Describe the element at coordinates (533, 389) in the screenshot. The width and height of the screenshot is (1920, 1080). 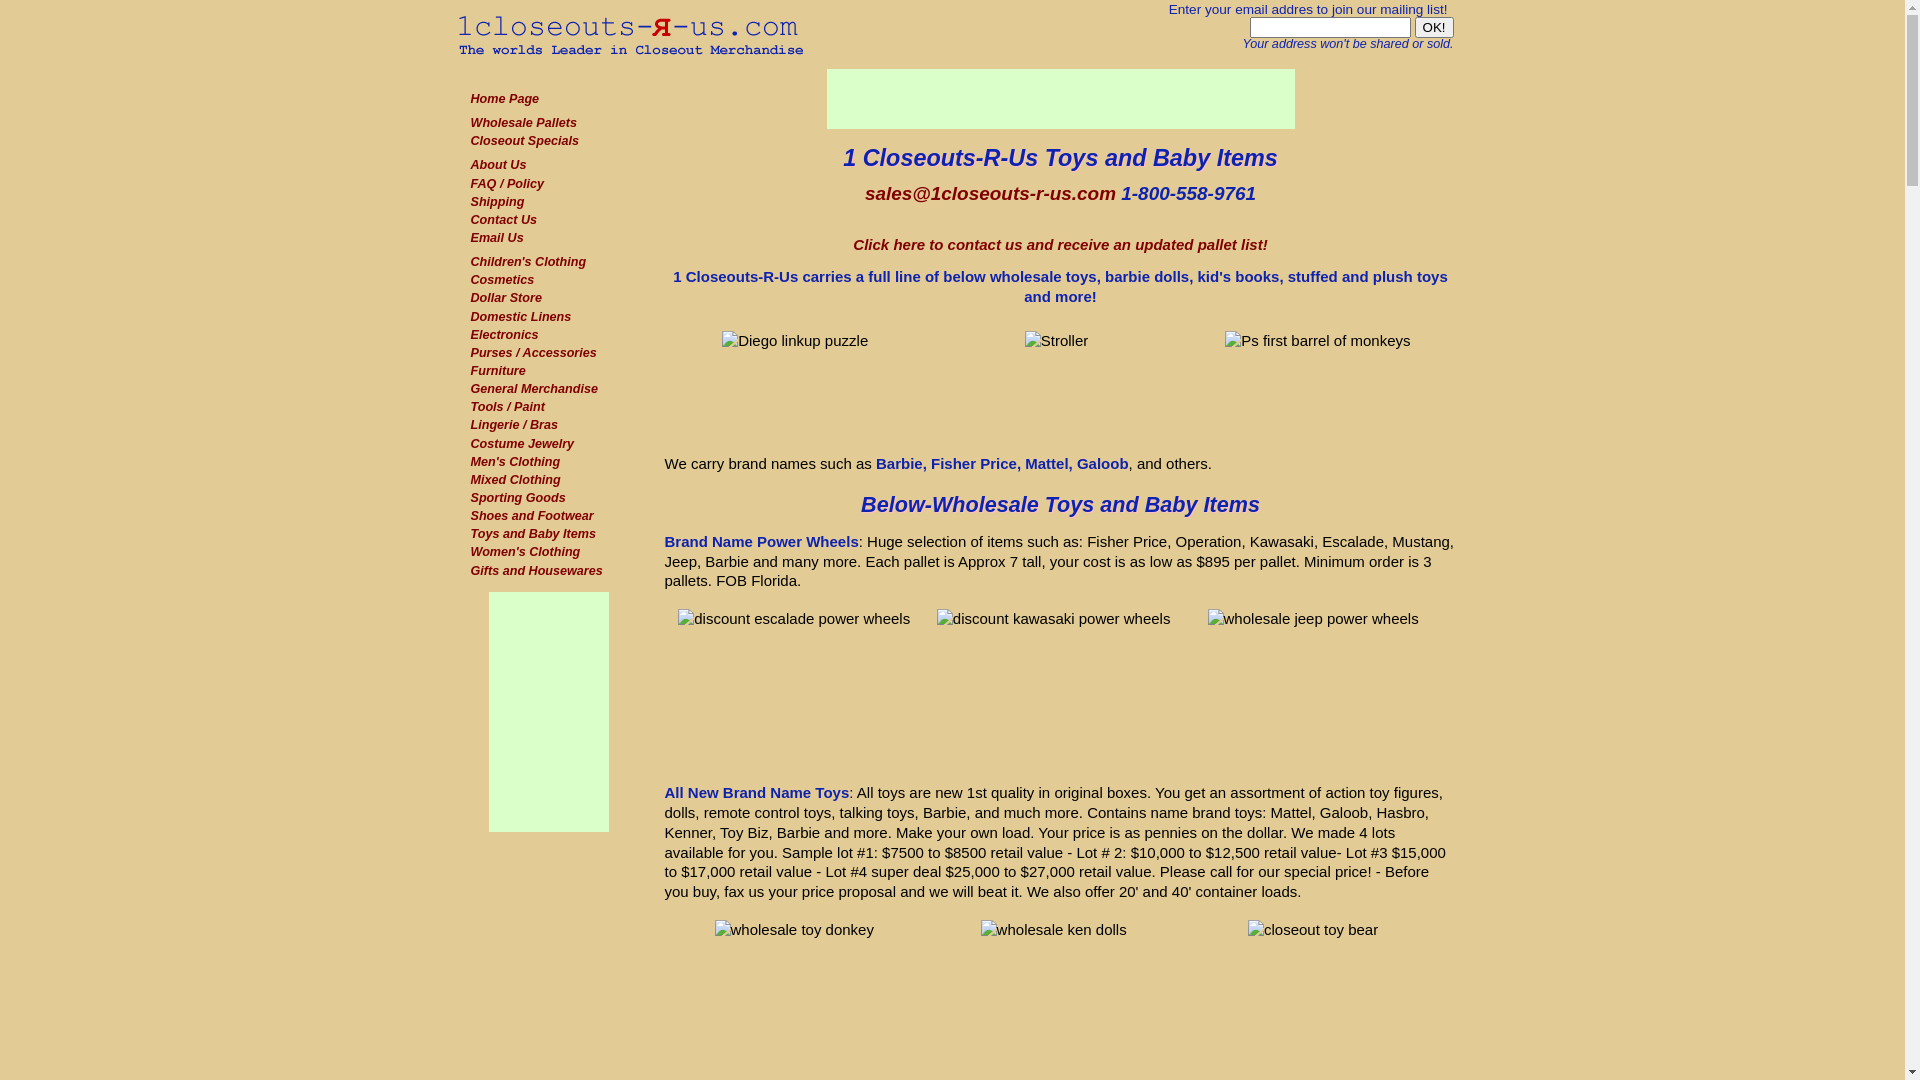
I see `'General Merchandise'` at that location.